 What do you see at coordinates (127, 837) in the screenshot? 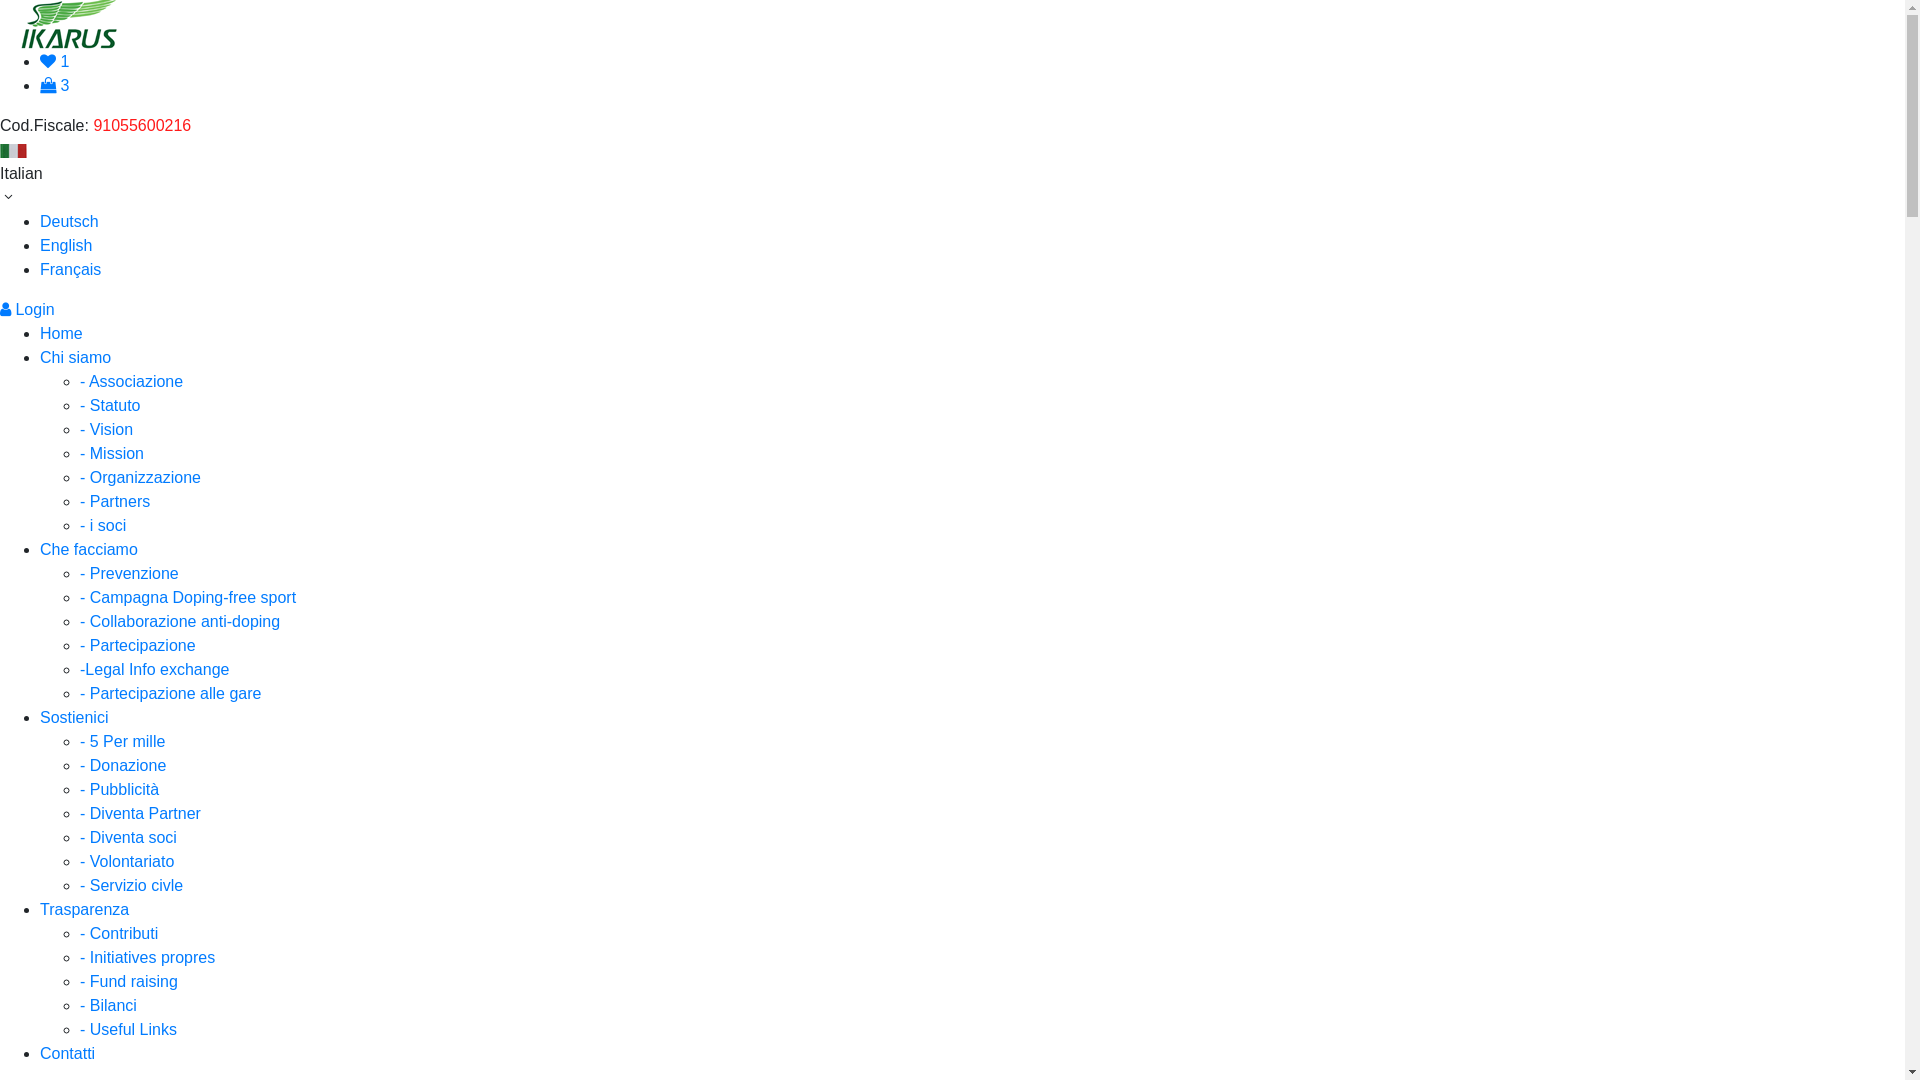
I see `'- Diventa soci'` at bounding box center [127, 837].